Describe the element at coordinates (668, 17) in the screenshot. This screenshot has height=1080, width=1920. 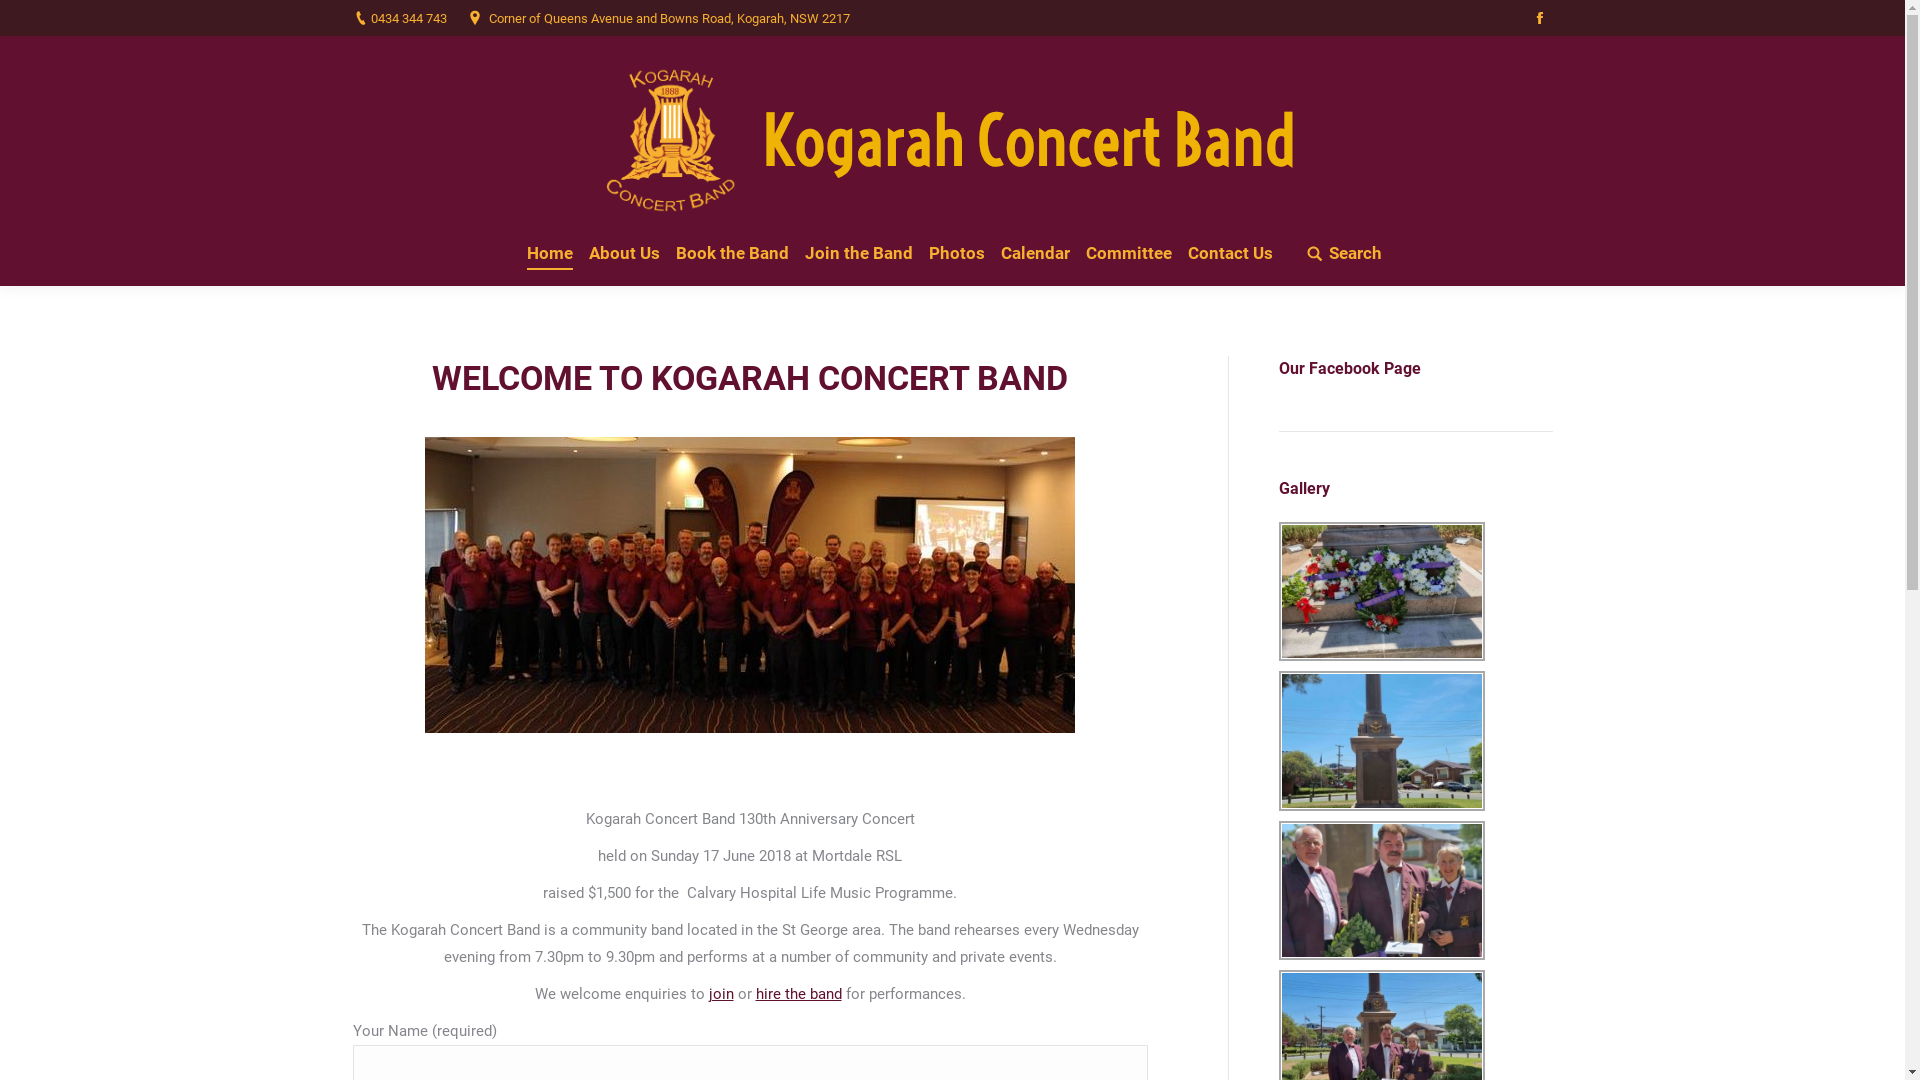
I see `'Corner of Queens Avenue and Bowns Road, Kogarah, NSW 2217'` at that location.